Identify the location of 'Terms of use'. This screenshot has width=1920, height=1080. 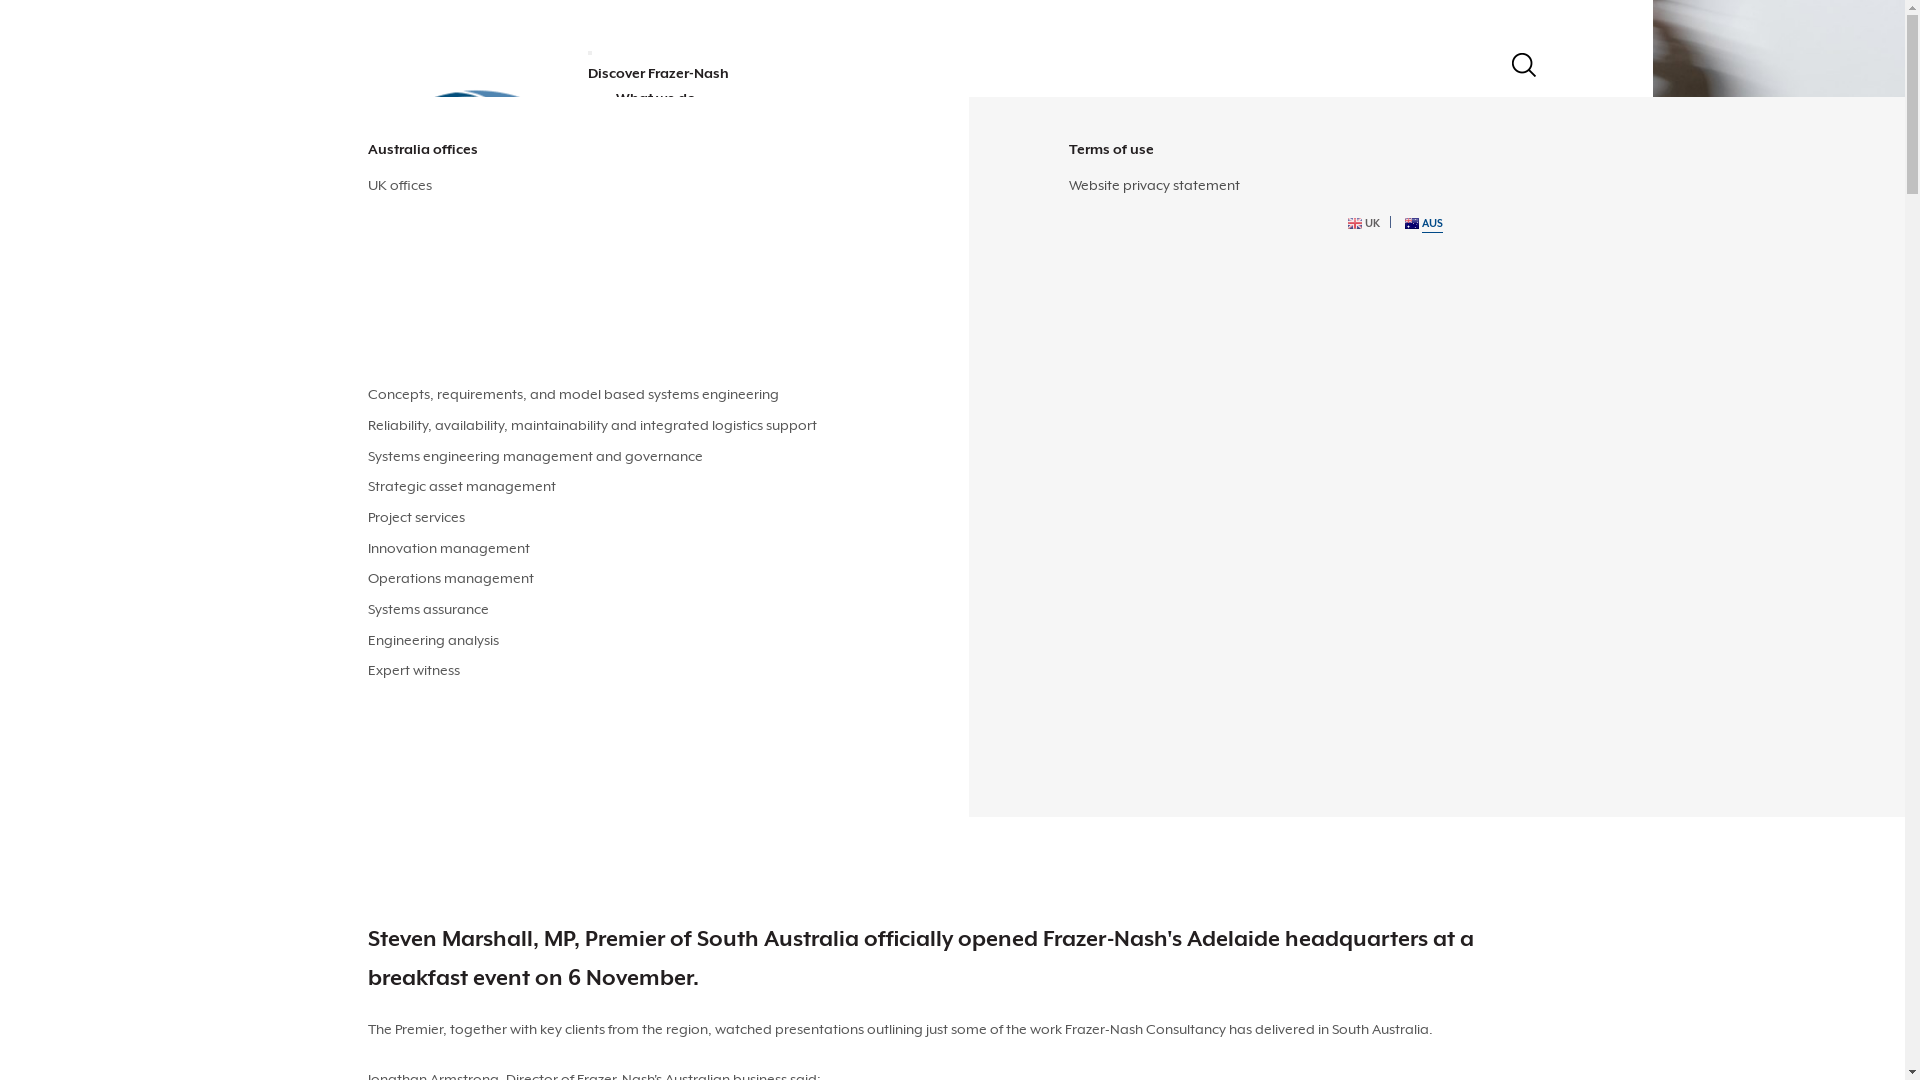
(1068, 148).